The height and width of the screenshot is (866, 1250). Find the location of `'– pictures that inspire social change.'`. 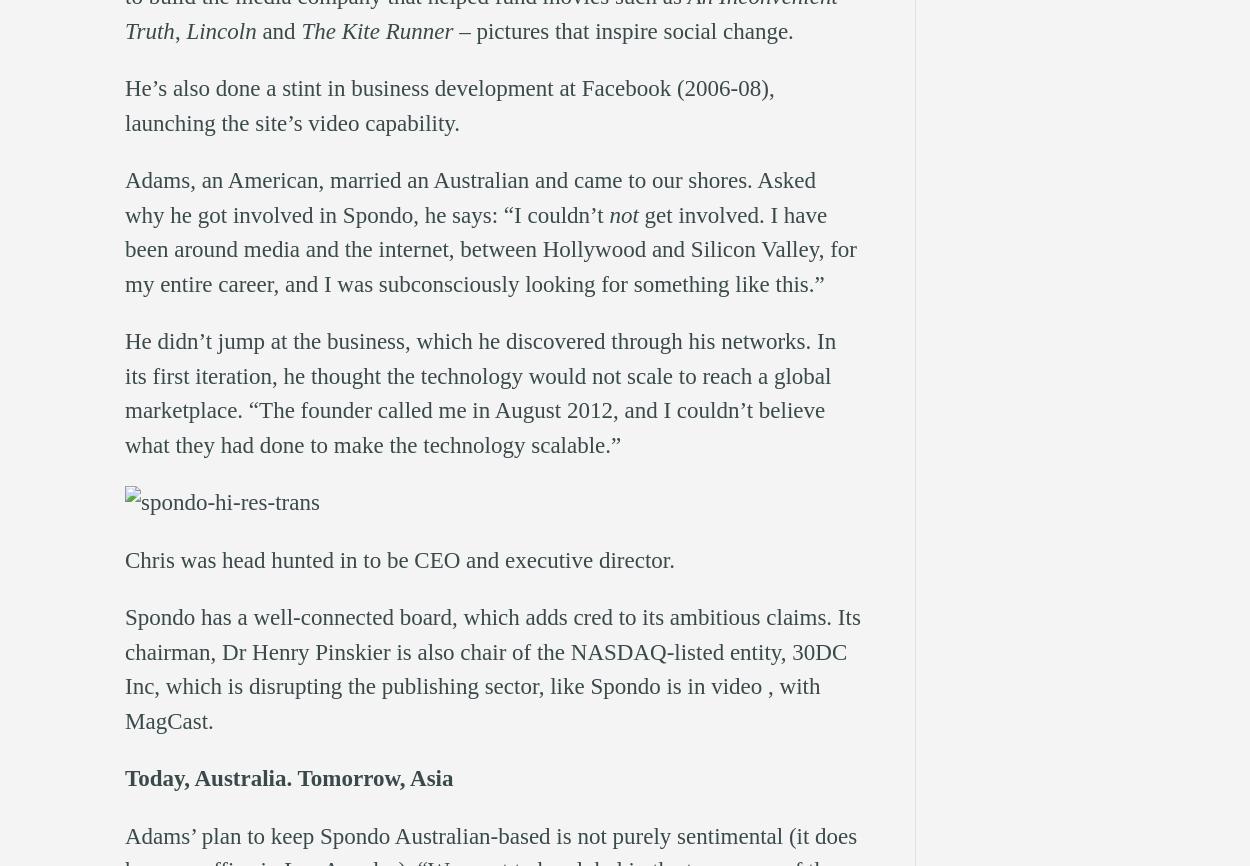

'– pictures that inspire social change.' is located at coordinates (452, 30).